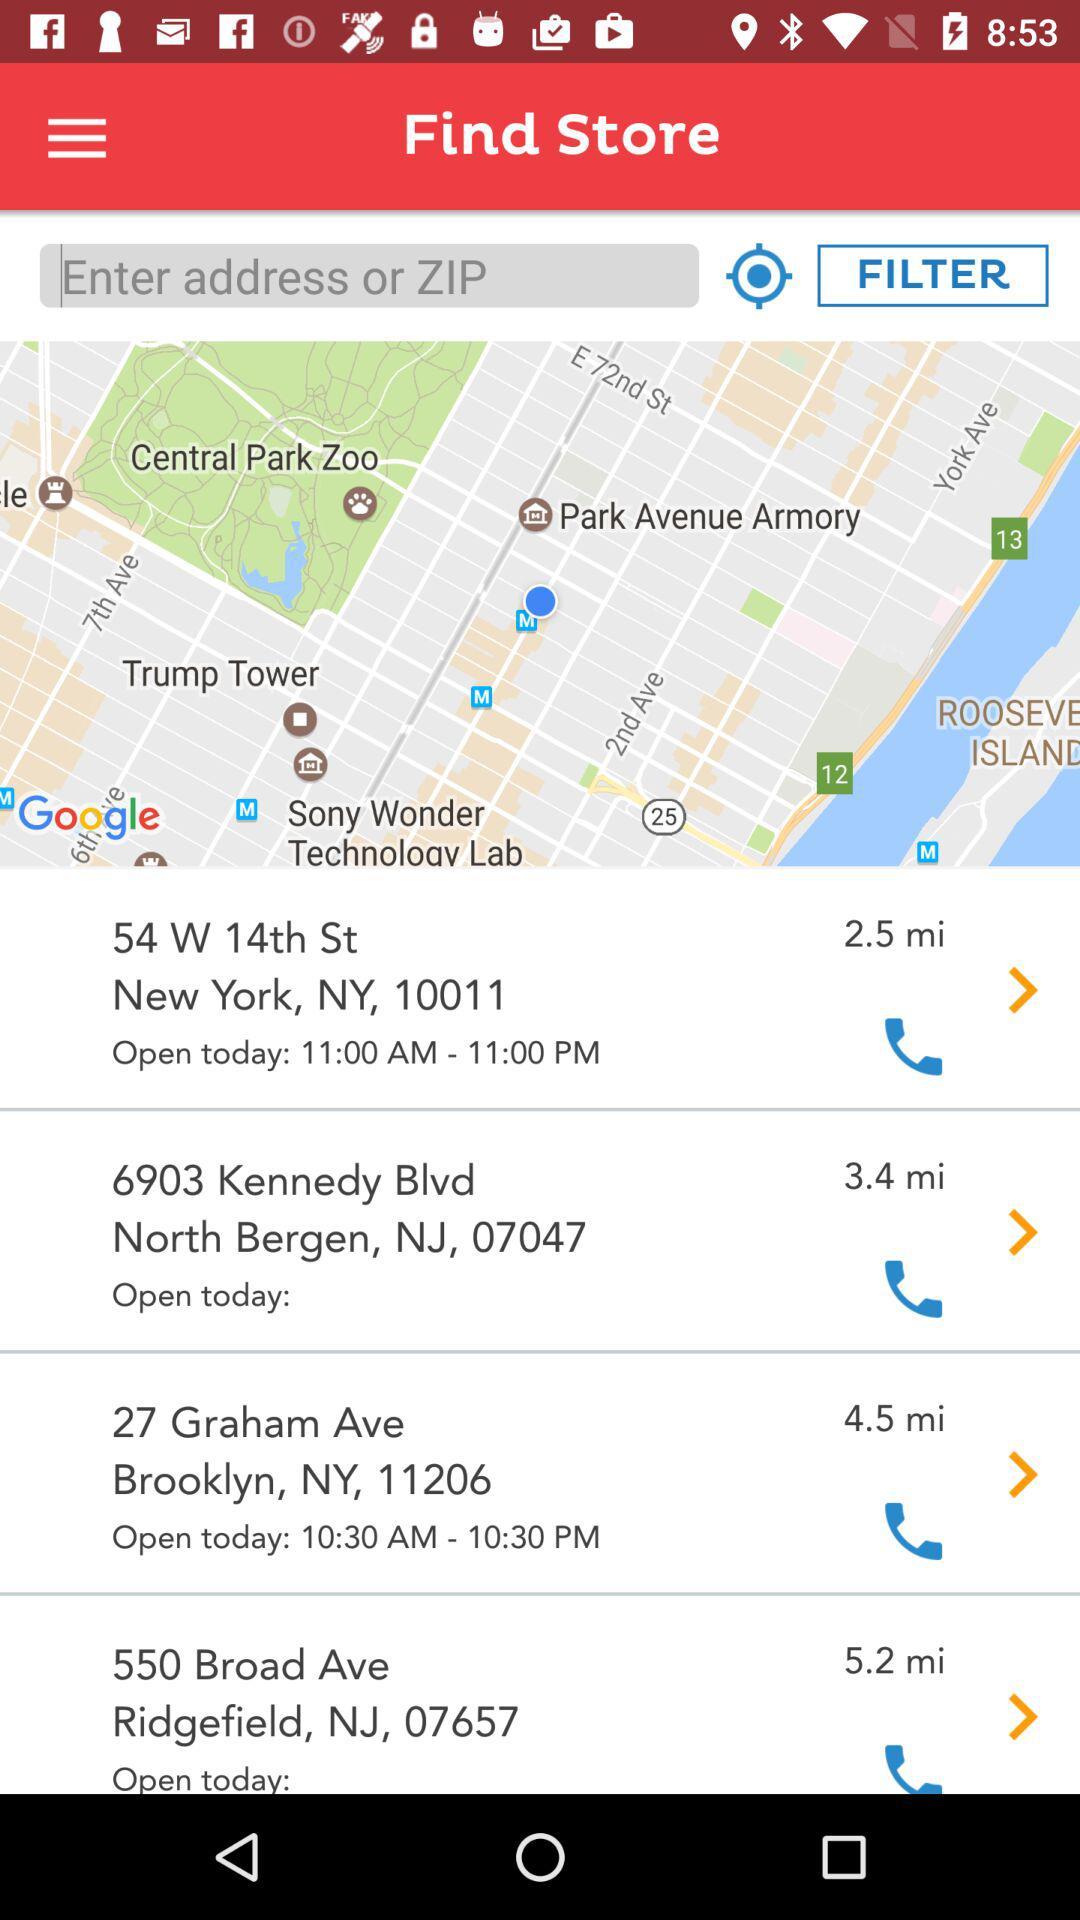 Image resolution: width=1080 pixels, height=1920 pixels. What do you see at coordinates (77, 135) in the screenshot?
I see `apps` at bounding box center [77, 135].